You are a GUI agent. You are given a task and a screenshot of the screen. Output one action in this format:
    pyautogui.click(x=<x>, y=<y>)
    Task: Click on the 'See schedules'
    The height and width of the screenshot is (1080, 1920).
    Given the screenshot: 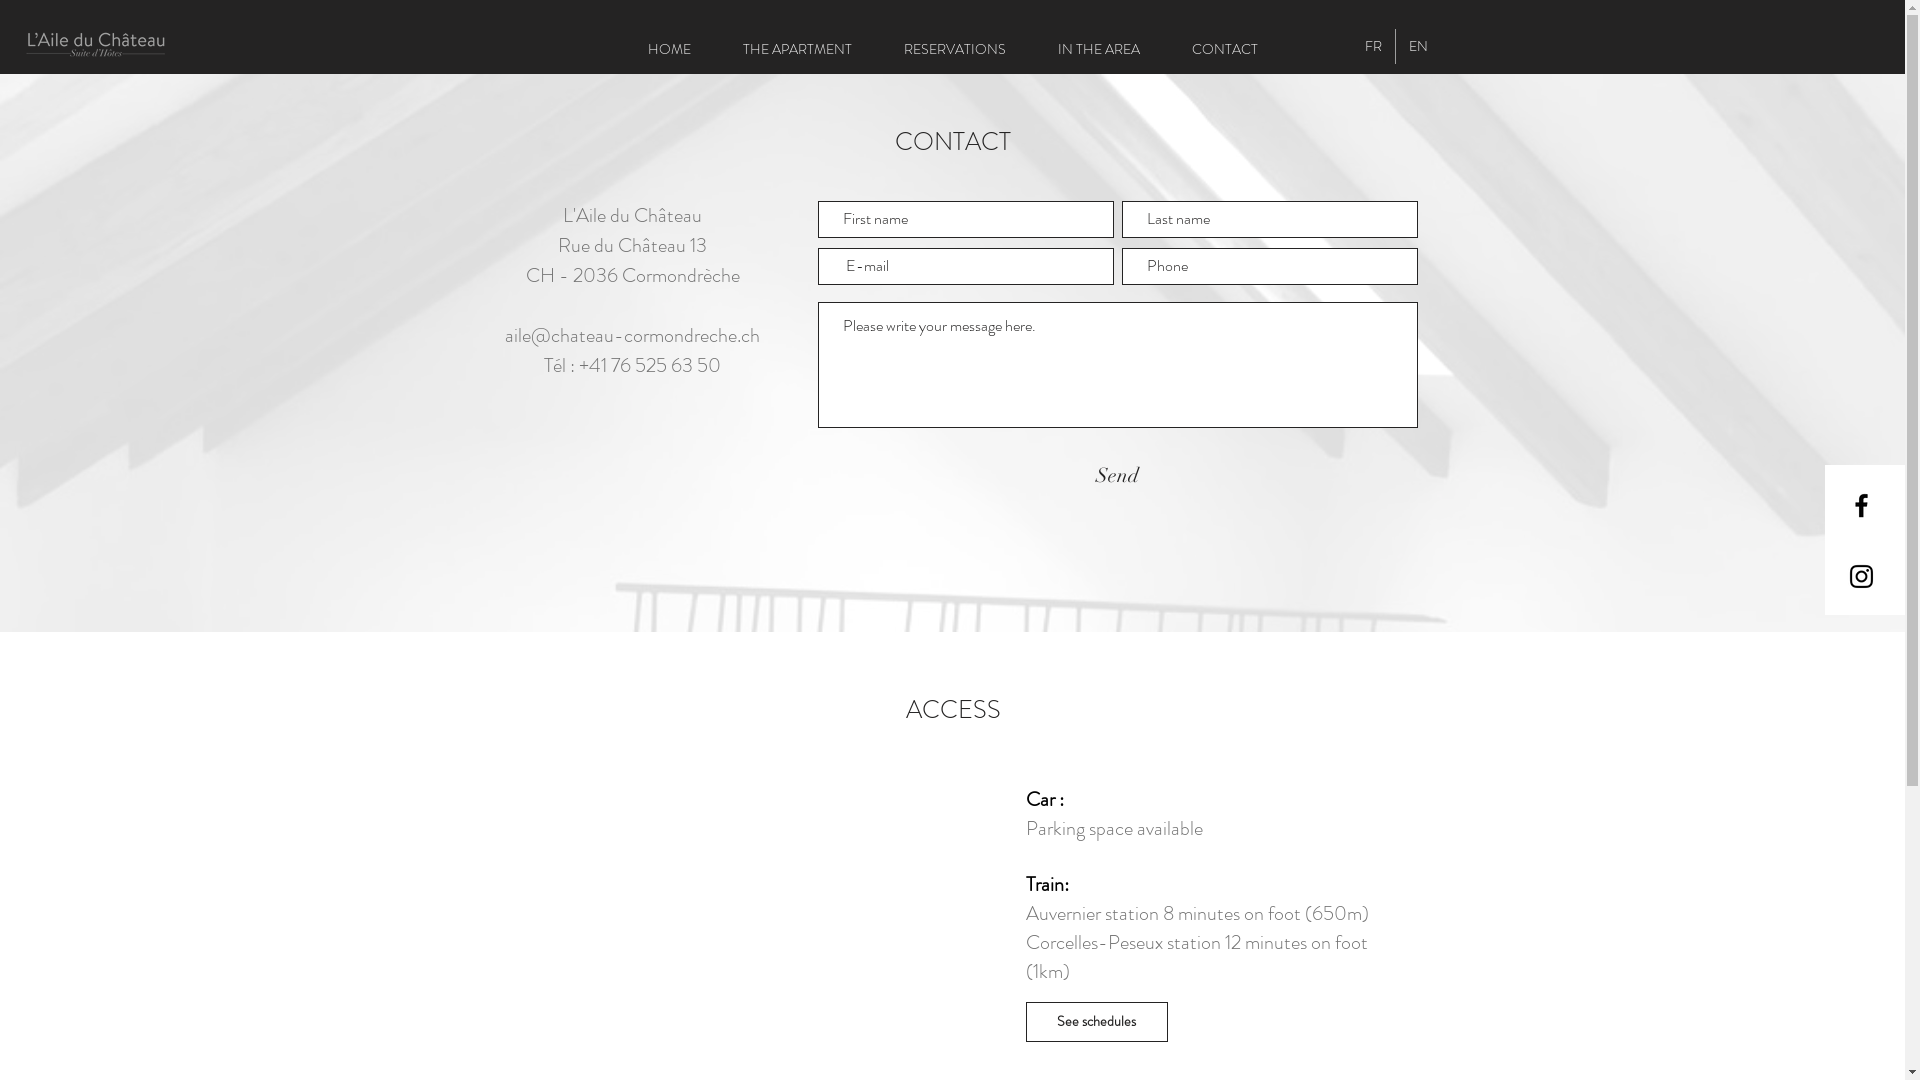 What is the action you would take?
    pyautogui.click(x=1026, y=1022)
    